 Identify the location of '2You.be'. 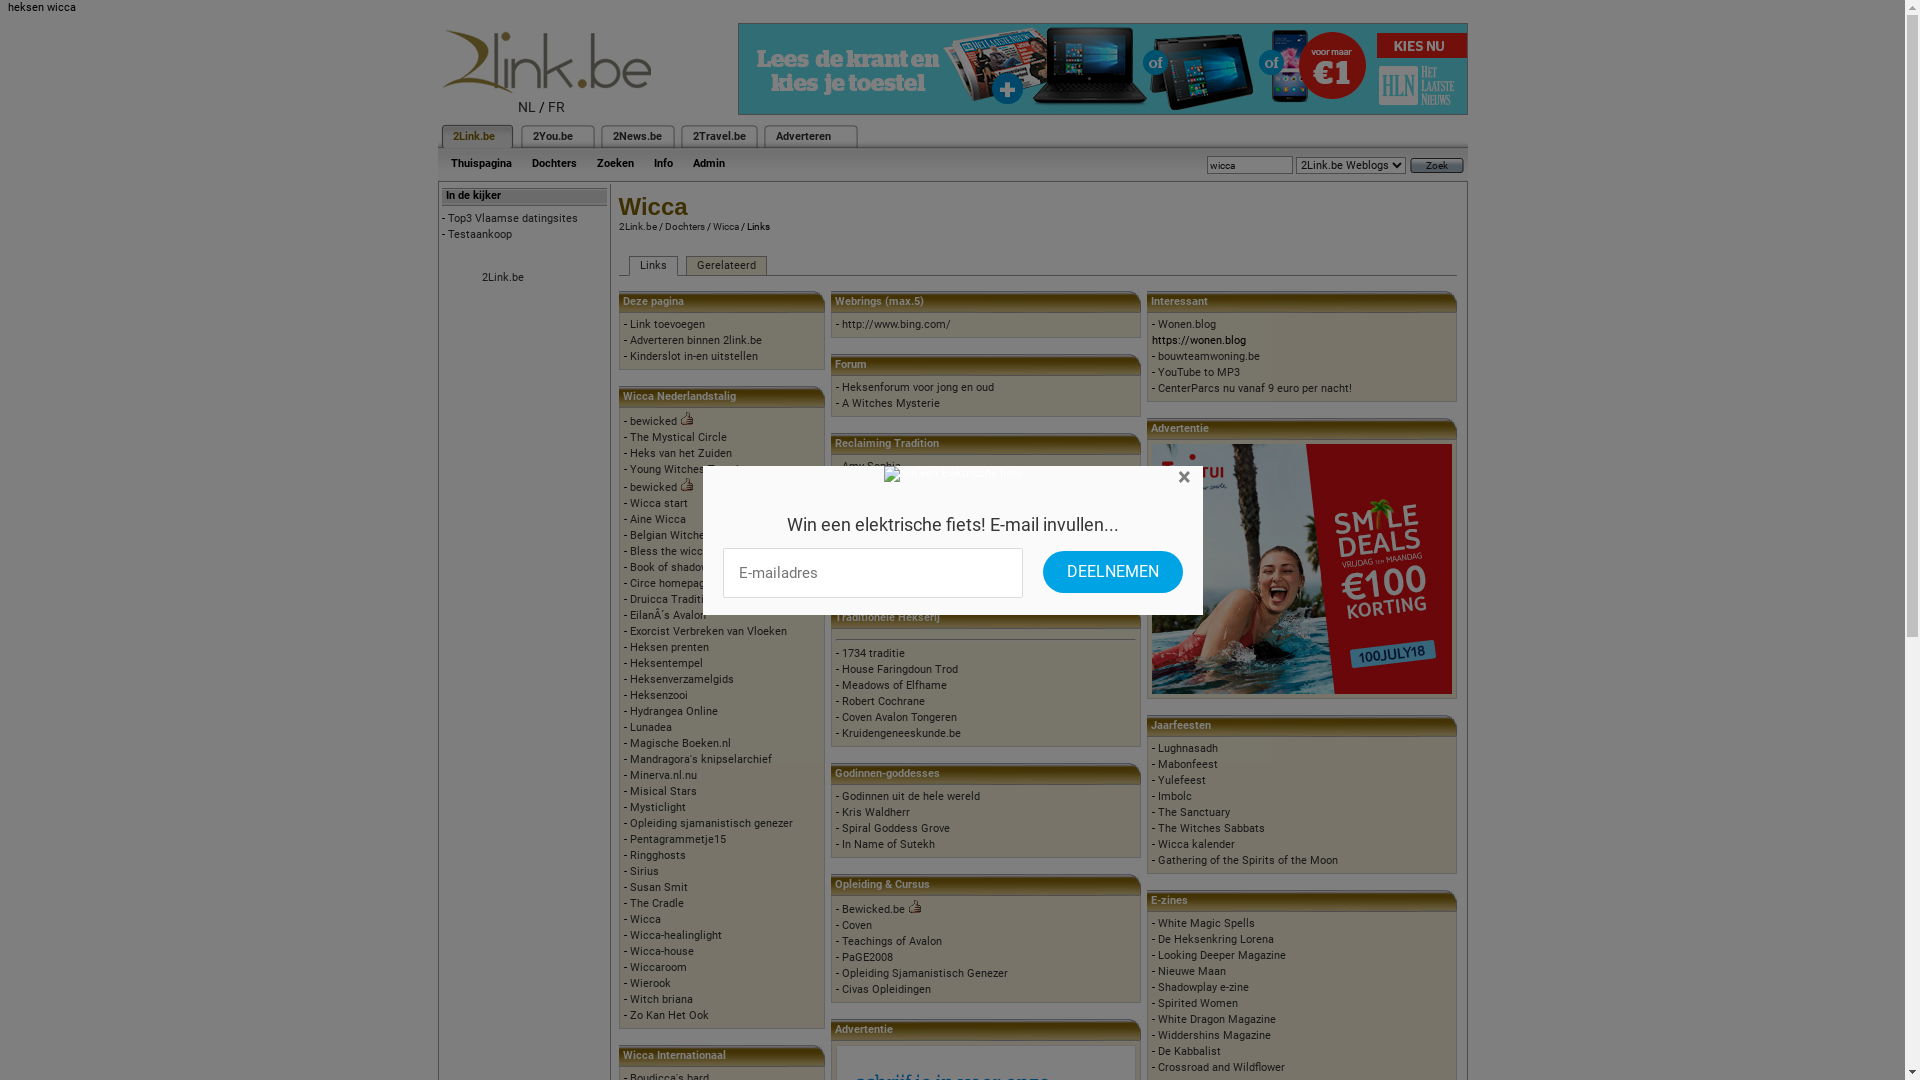
(552, 135).